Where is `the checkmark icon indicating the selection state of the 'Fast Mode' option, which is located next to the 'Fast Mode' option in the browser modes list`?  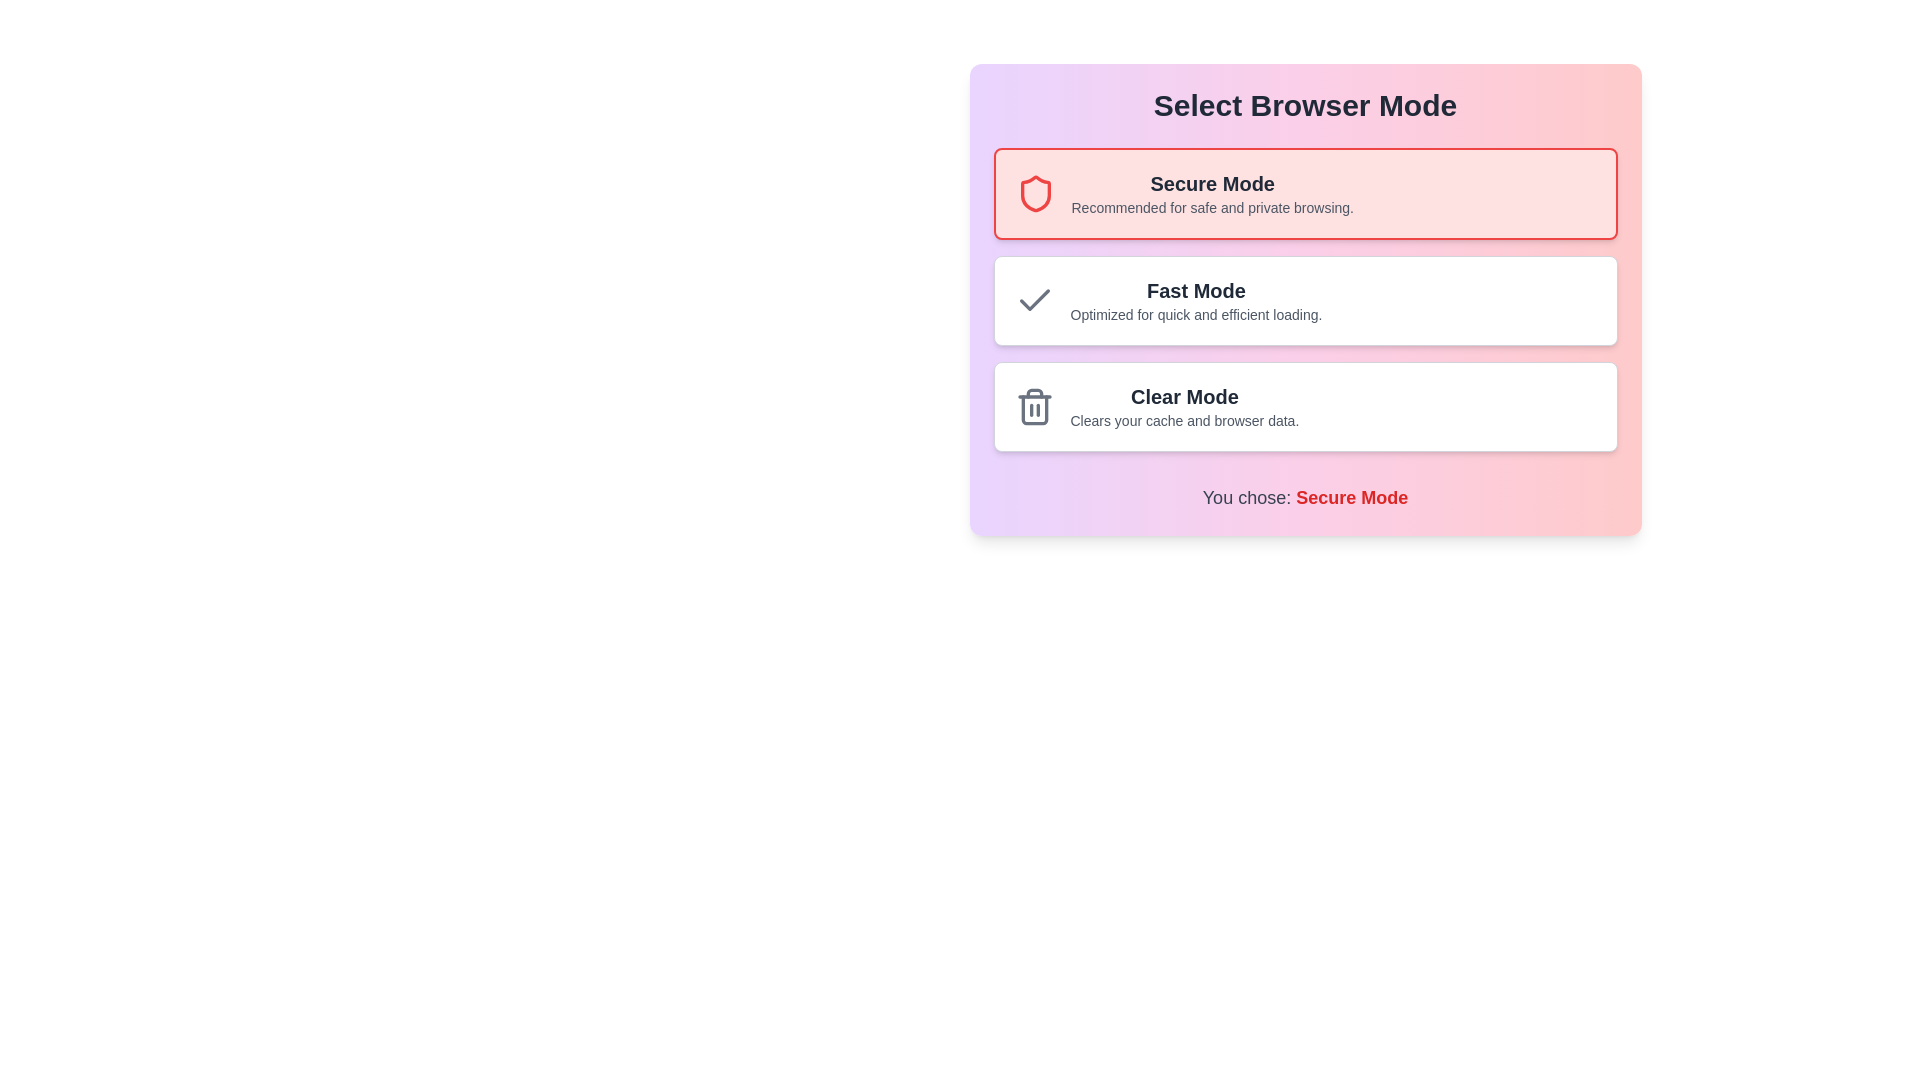 the checkmark icon indicating the selection state of the 'Fast Mode' option, which is located next to the 'Fast Mode' option in the browser modes list is located at coordinates (1034, 300).